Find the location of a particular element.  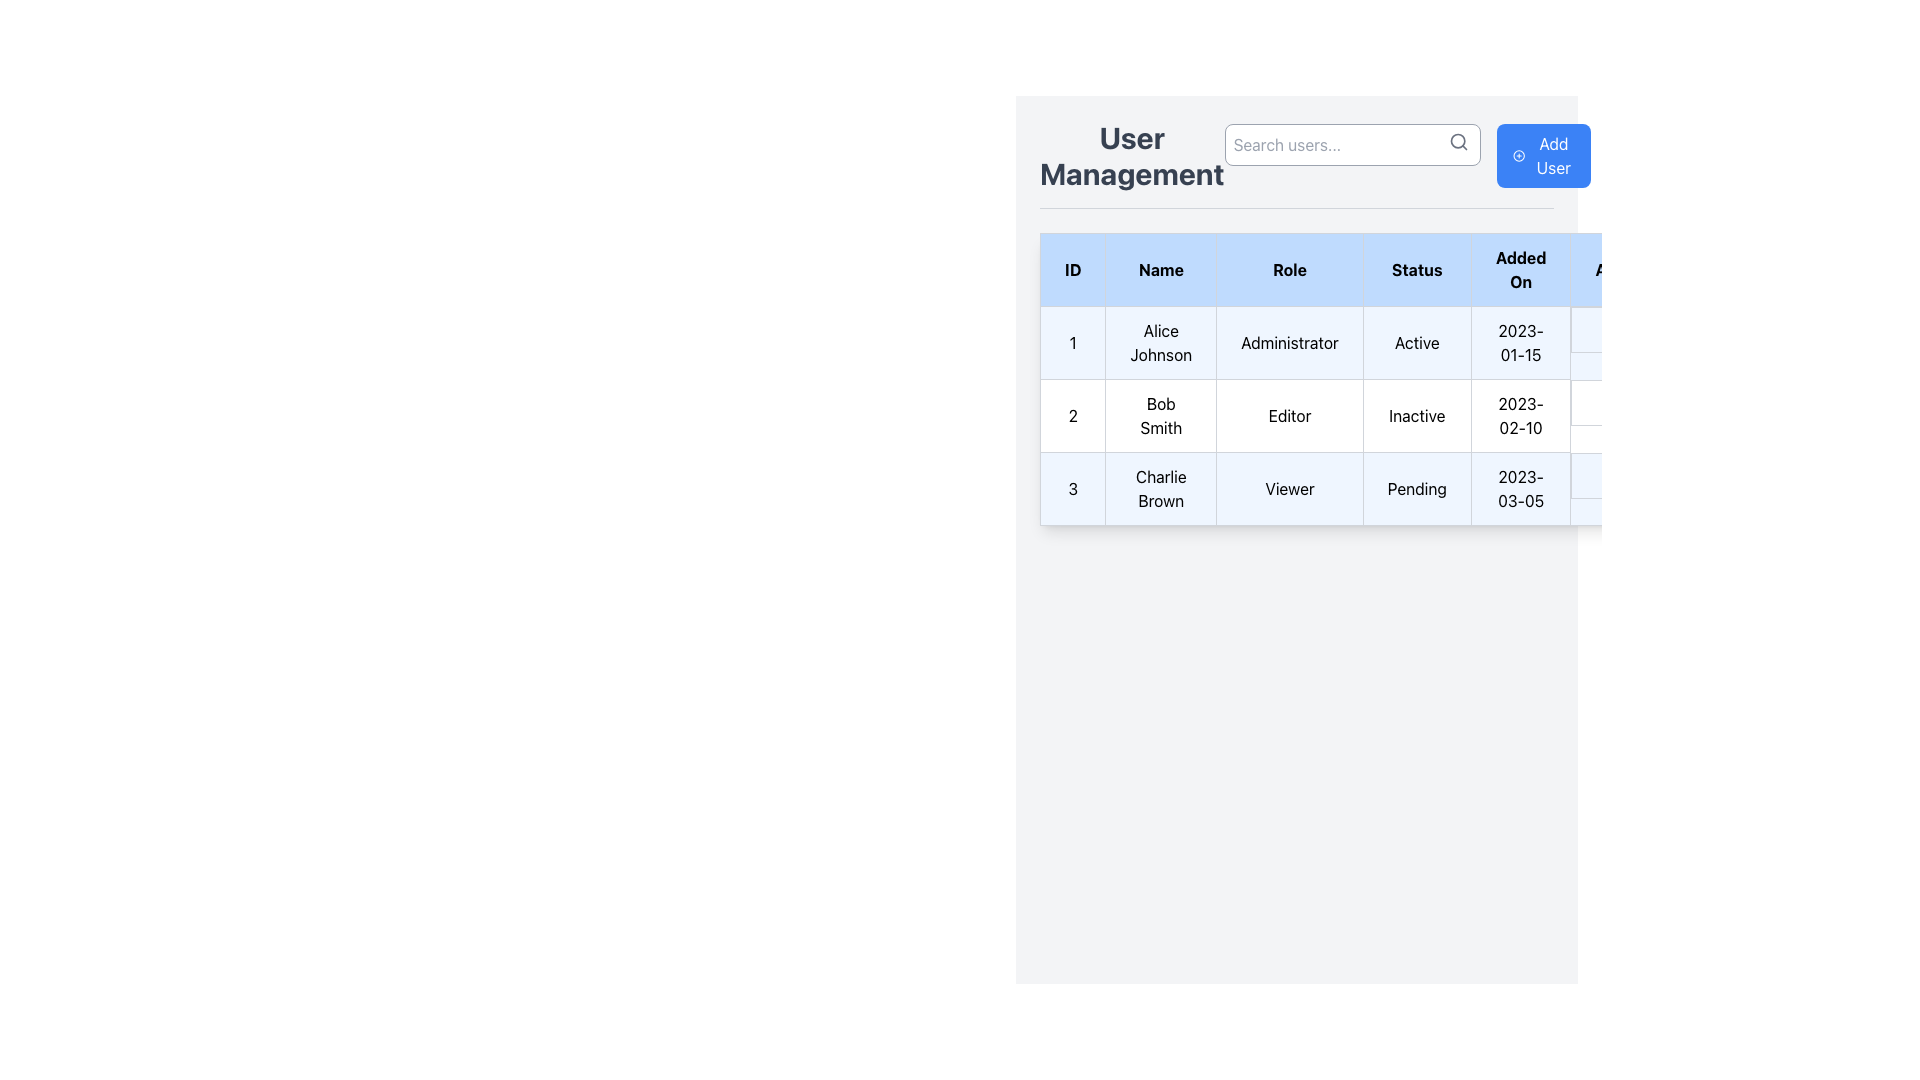

the search bar with a text placeholder 'Search users...' to focus on the input field is located at coordinates (1352, 154).